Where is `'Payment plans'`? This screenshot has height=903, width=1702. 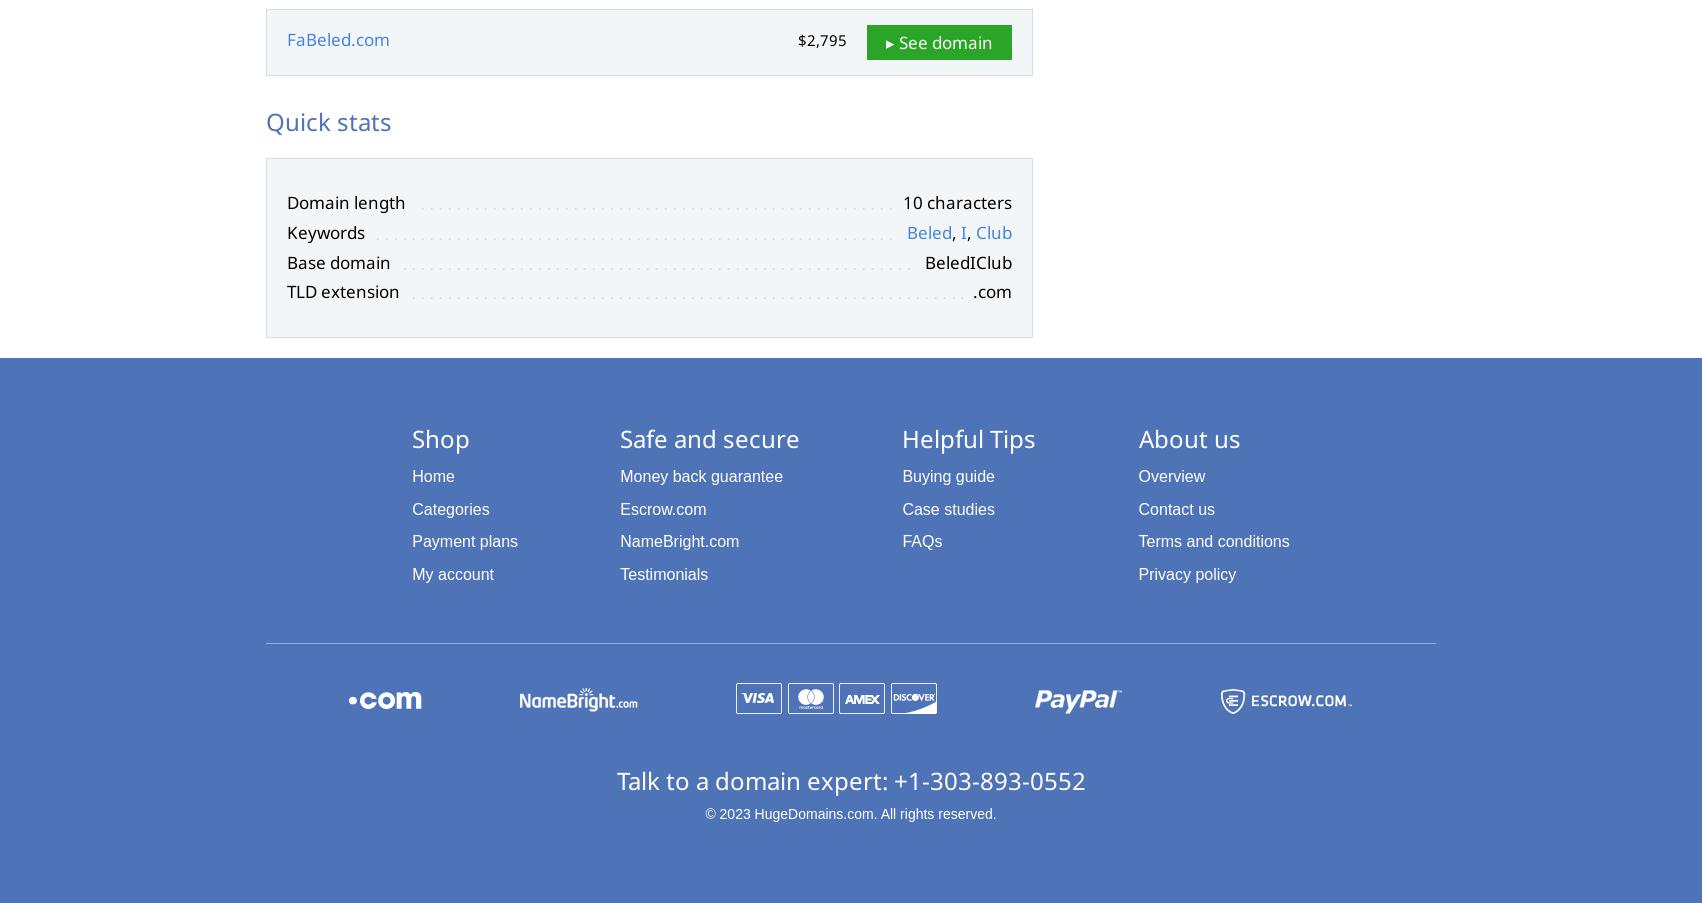 'Payment plans' is located at coordinates (412, 540).